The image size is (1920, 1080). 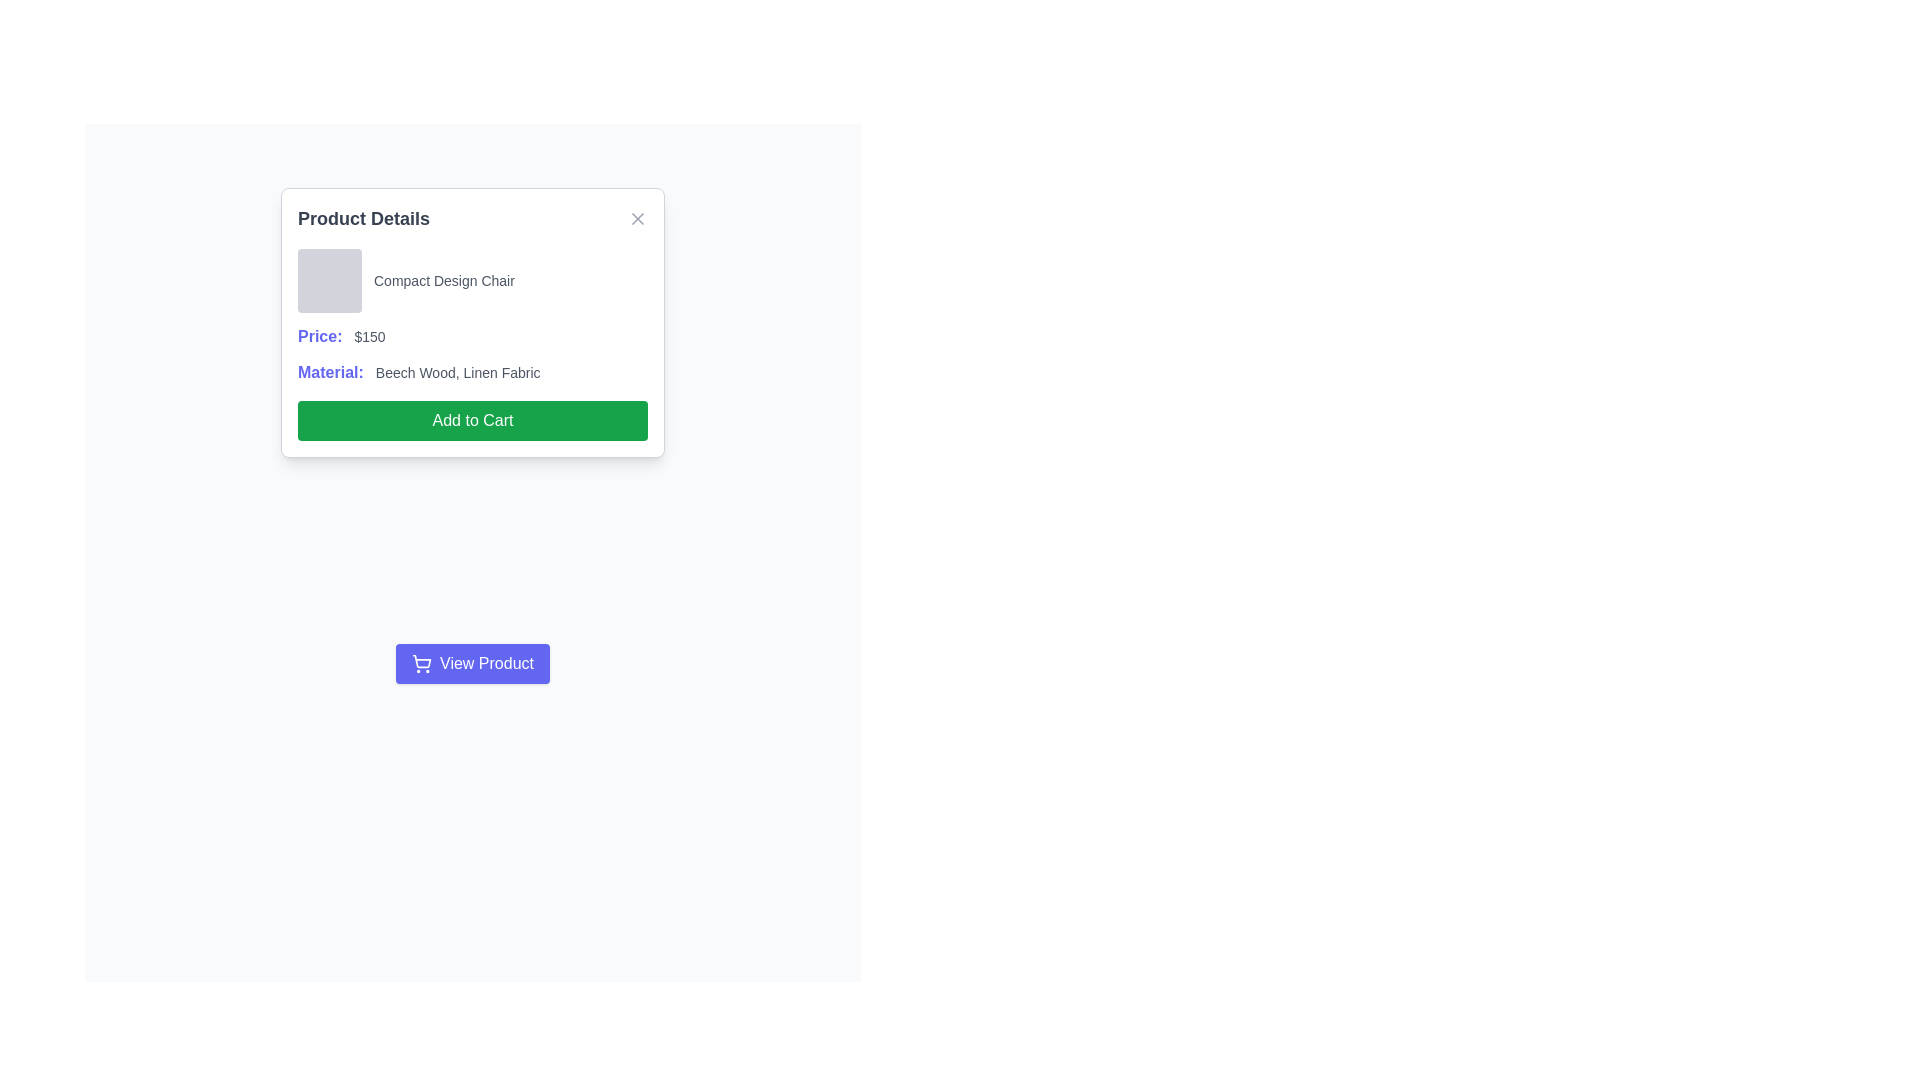 What do you see at coordinates (472, 281) in the screenshot?
I see `text 'Compact Design Chair' from the first section of the 'Product Details' modal dialog box, which is visually aligned horizontally with a small gray square to the left` at bounding box center [472, 281].